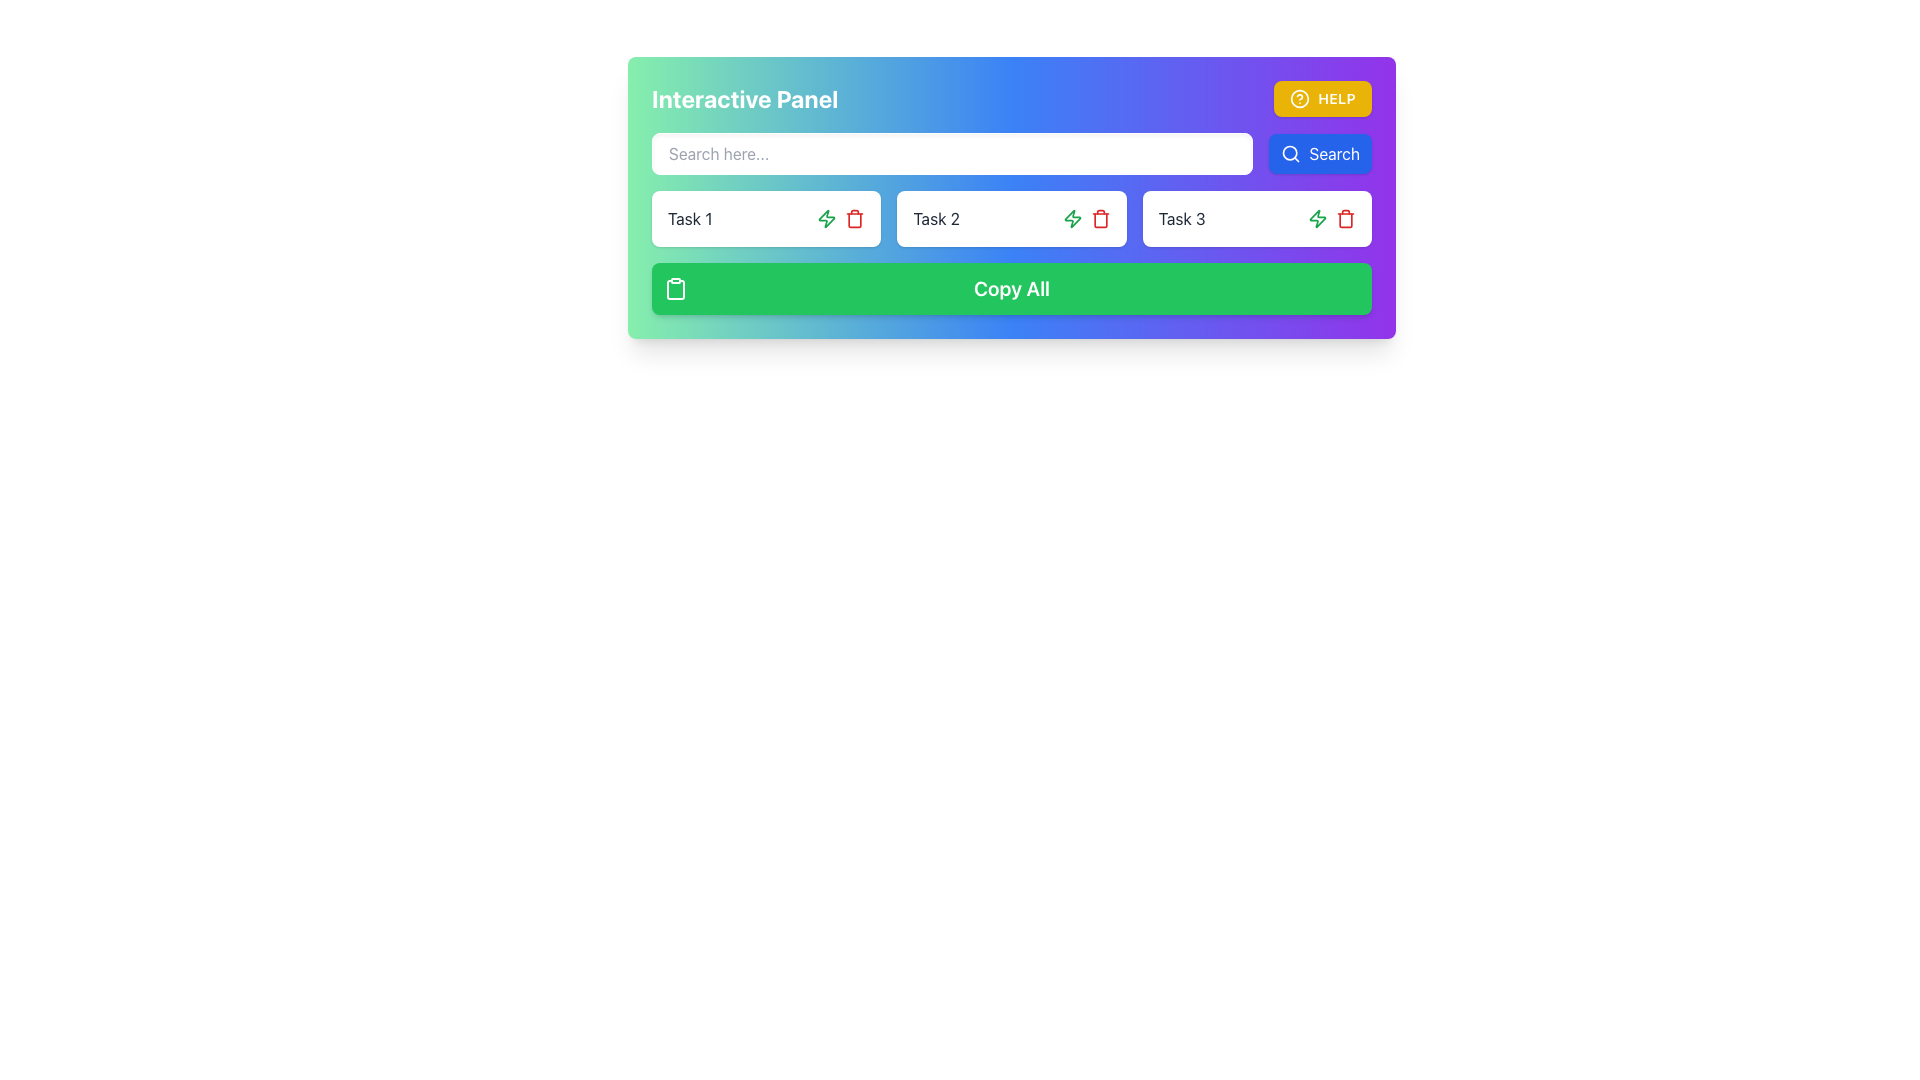 The height and width of the screenshot is (1080, 1920). What do you see at coordinates (1300, 99) in the screenshot?
I see `the inner circle of the 'Help' icon located in the upper right portion of the interface` at bounding box center [1300, 99].